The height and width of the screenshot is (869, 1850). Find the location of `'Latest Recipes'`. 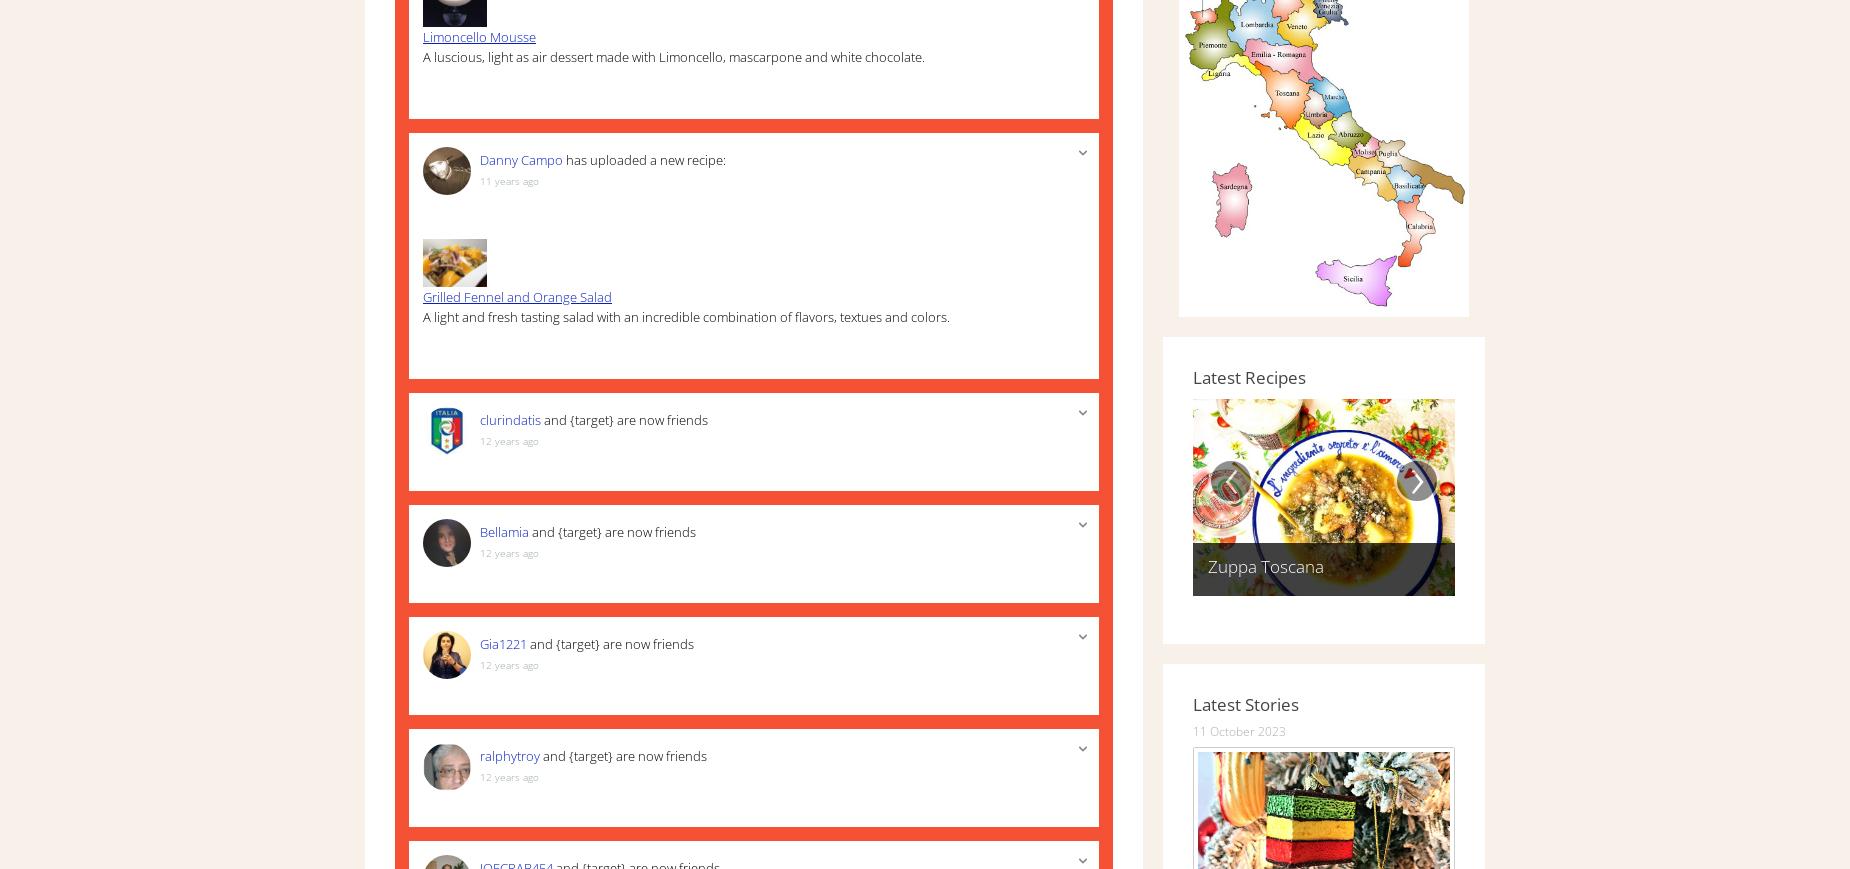

'Latest Recipes' is located at coordinates (1248, 376).